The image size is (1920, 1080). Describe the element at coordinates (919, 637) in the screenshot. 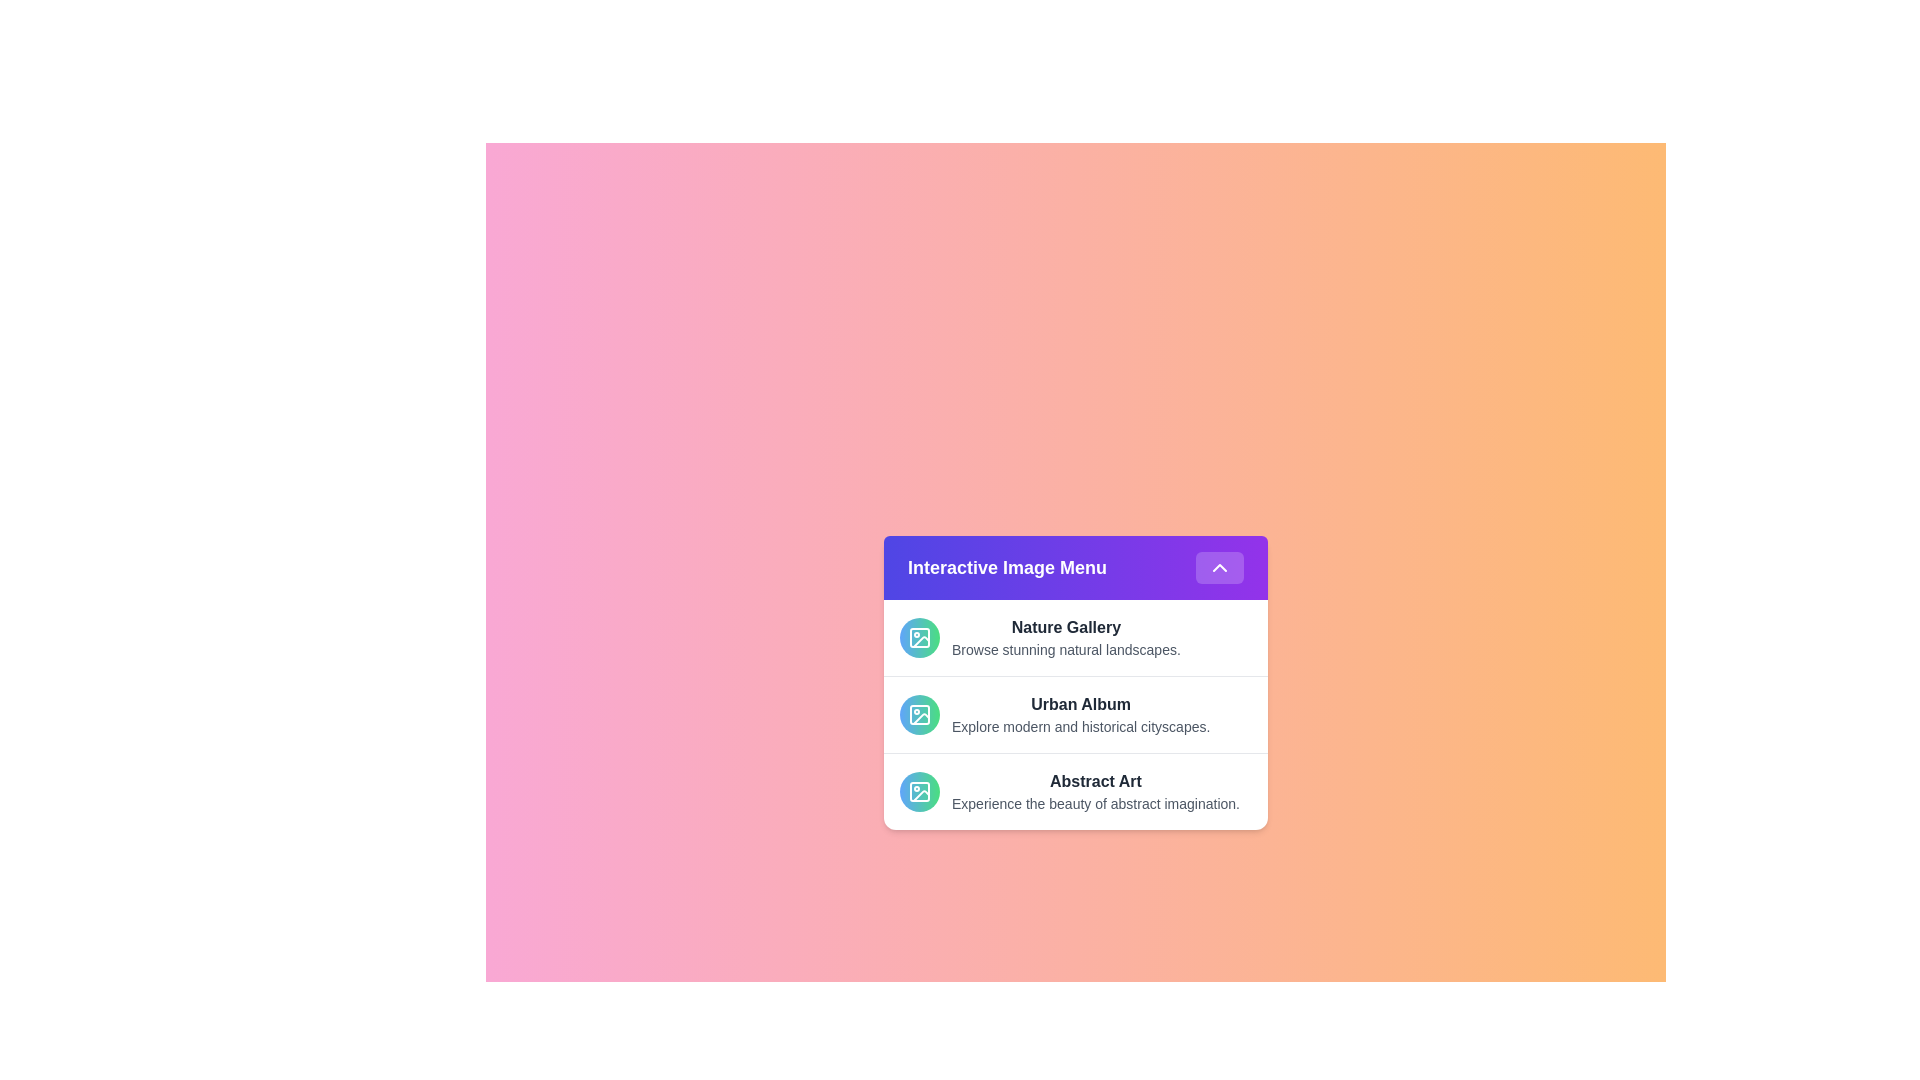

I see `the icon of the Nature Gallery menu item` at that location.